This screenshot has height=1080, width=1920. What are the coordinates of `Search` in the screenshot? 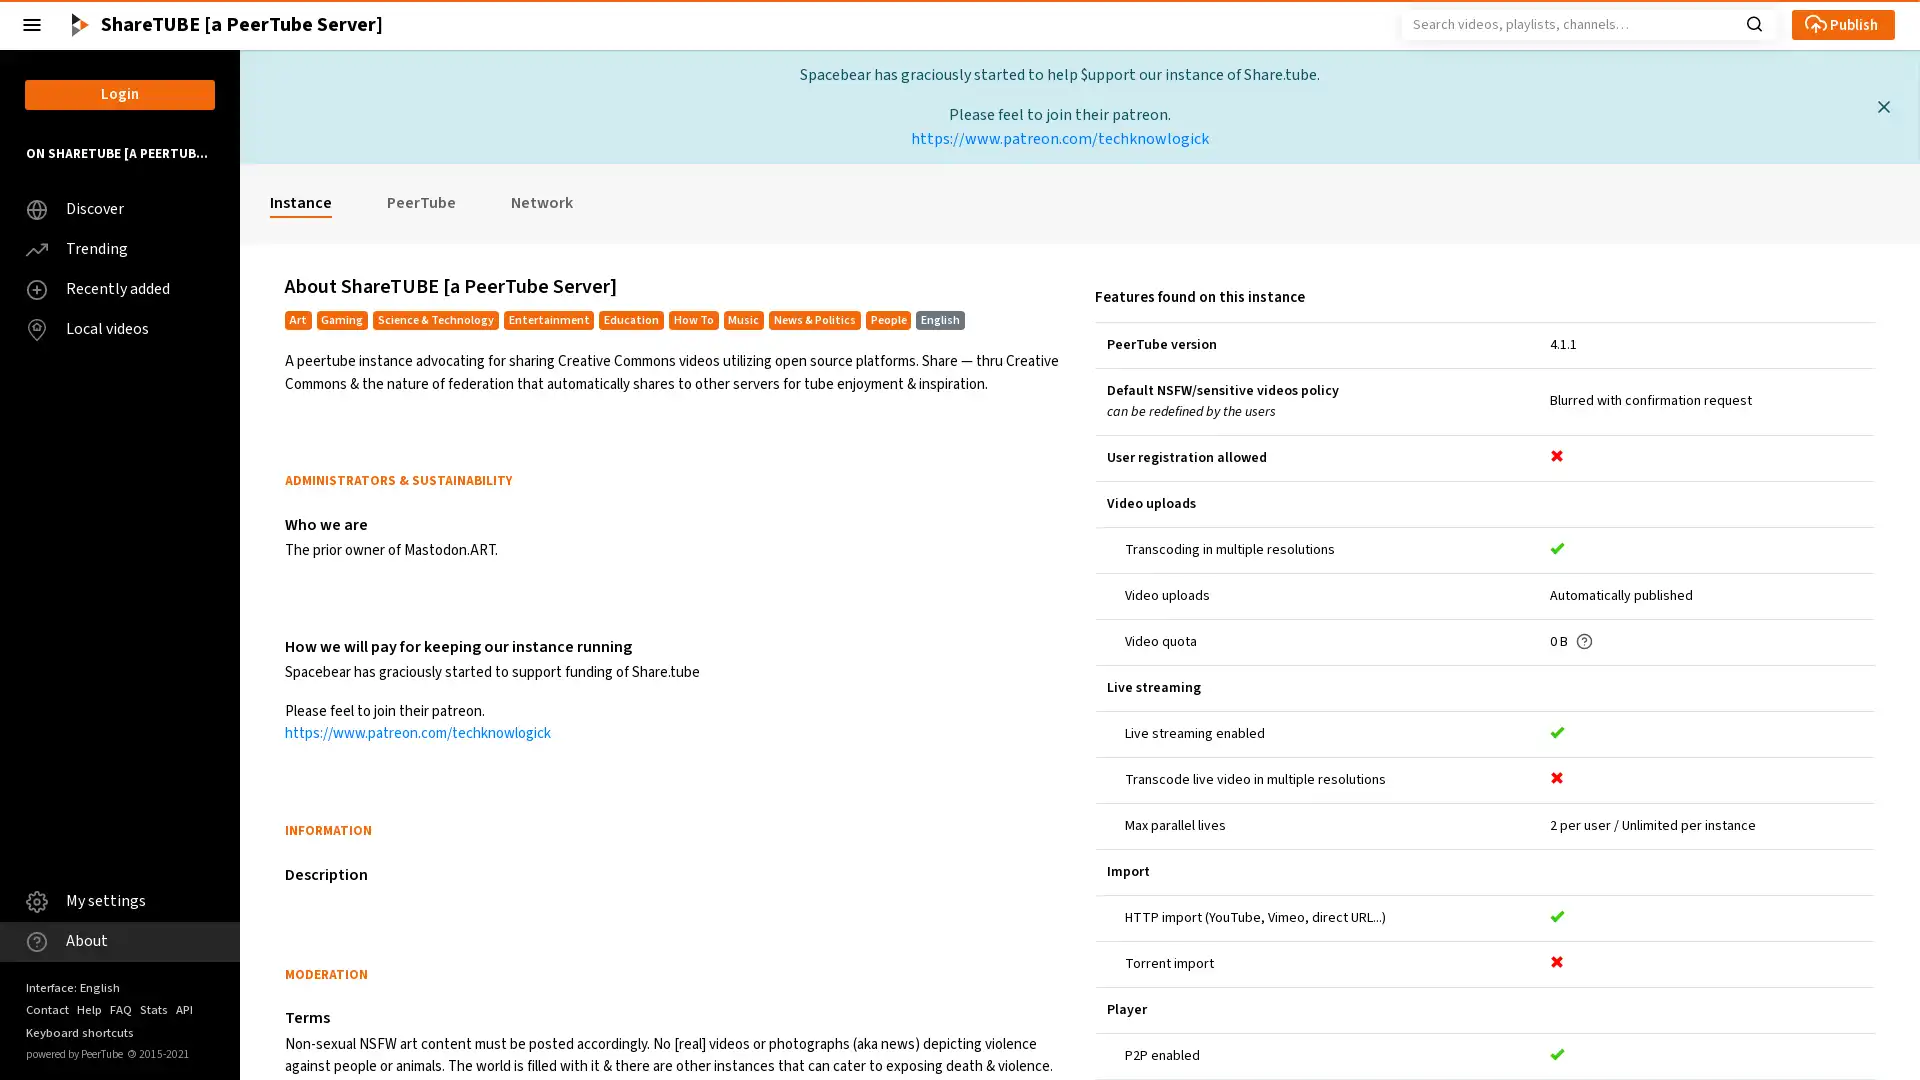 It's located at (1753, 22).